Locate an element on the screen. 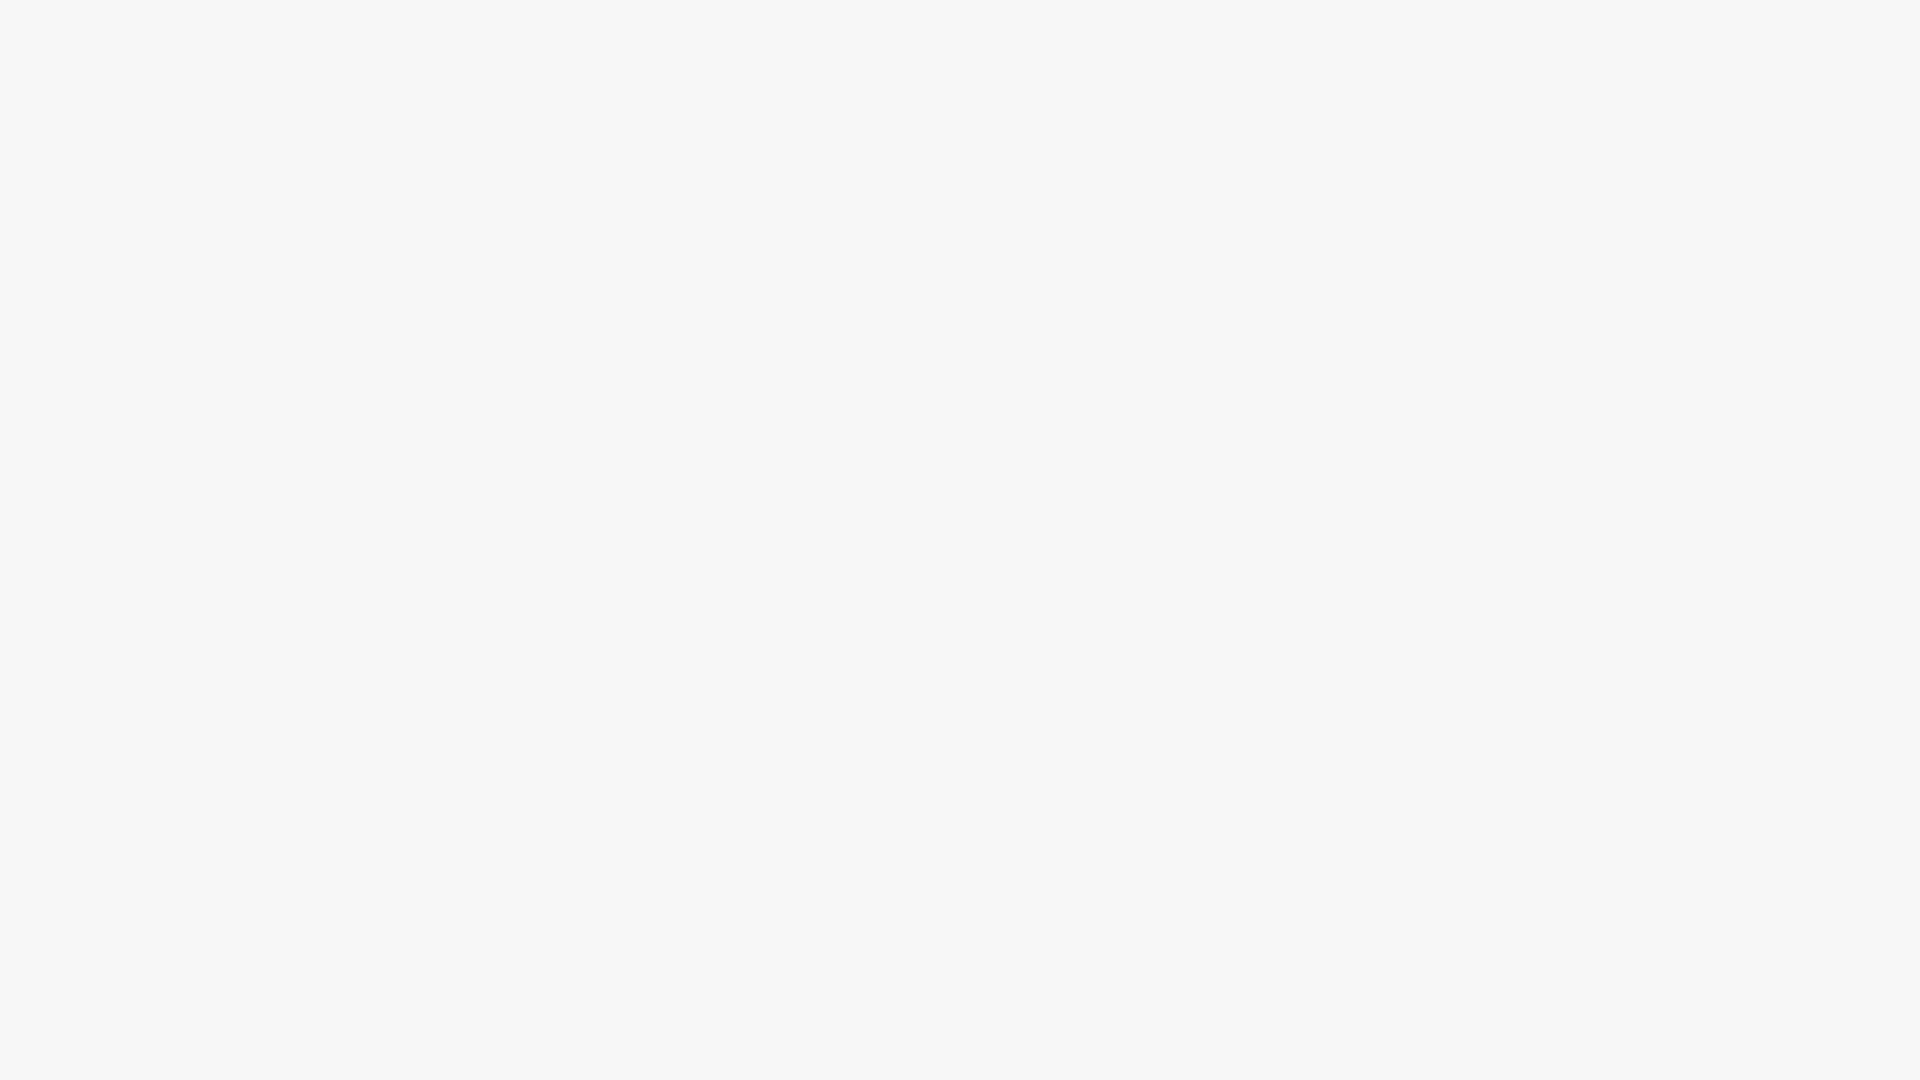 This screenshot has height=1080, width=1920. Toggle password visibility is located at coordinates (1158, 242).